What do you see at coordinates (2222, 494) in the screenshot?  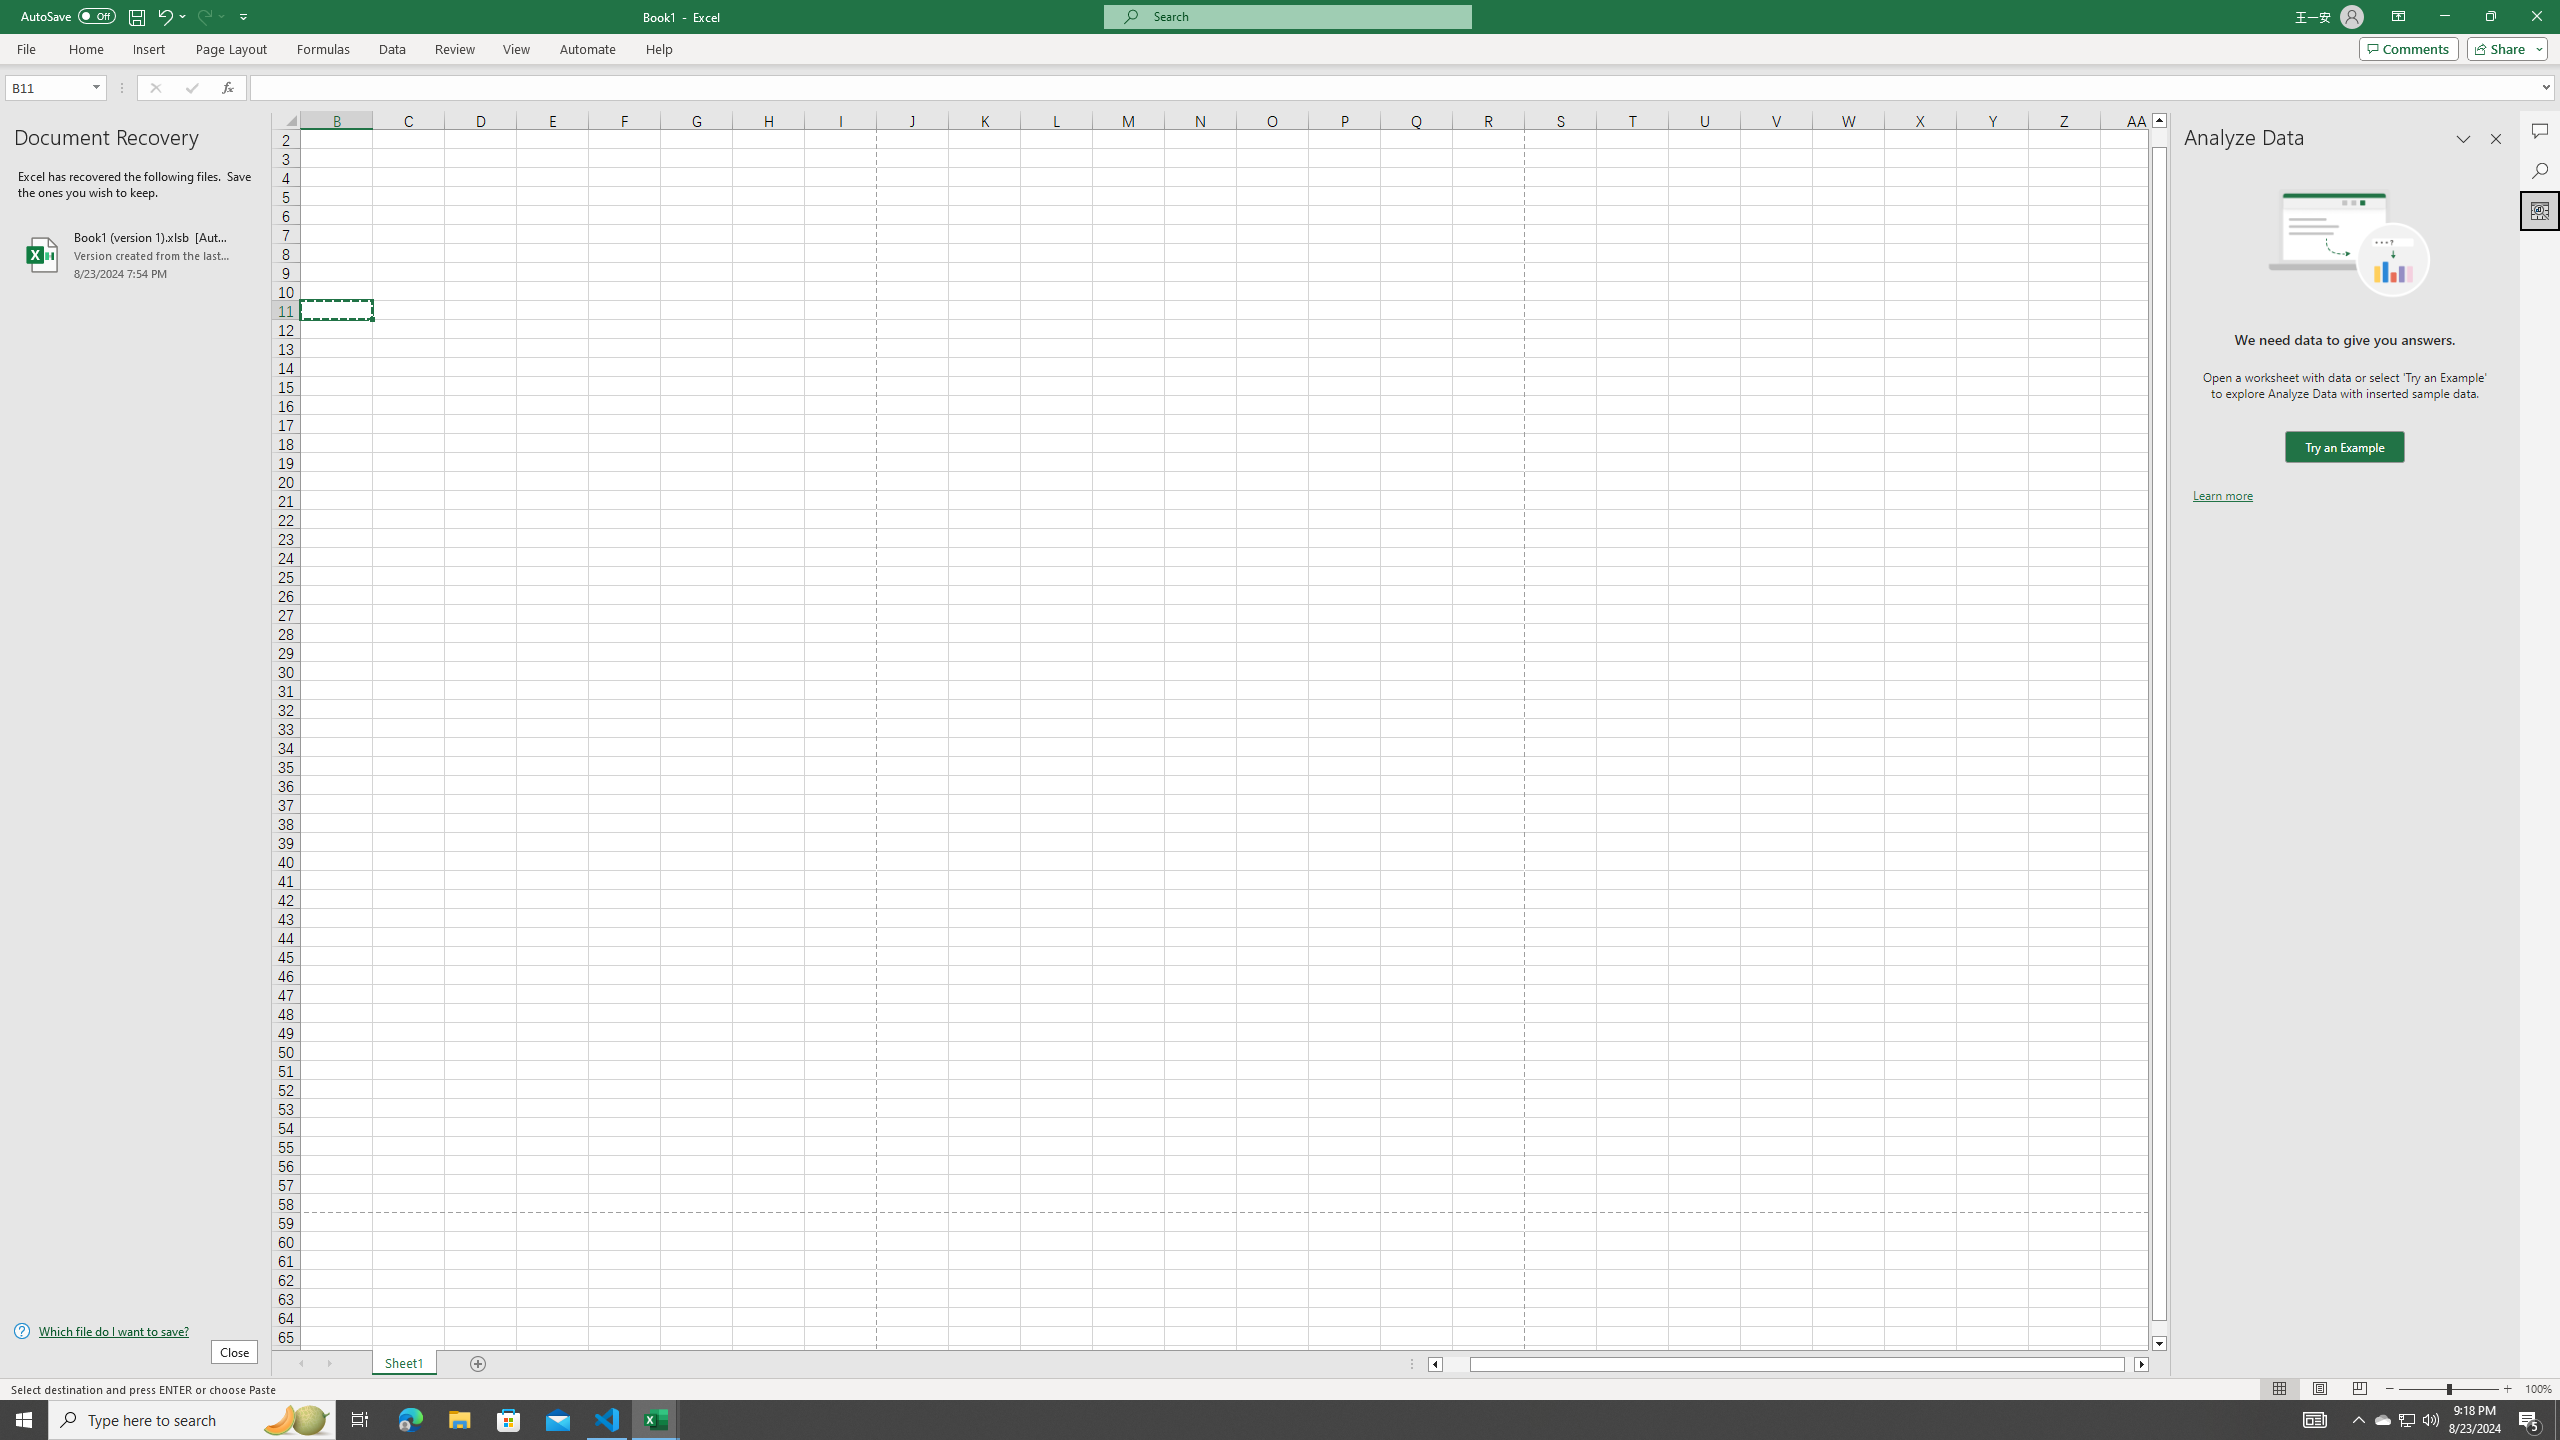 I see `'Learn more'` at bounding box center [2222, 494].